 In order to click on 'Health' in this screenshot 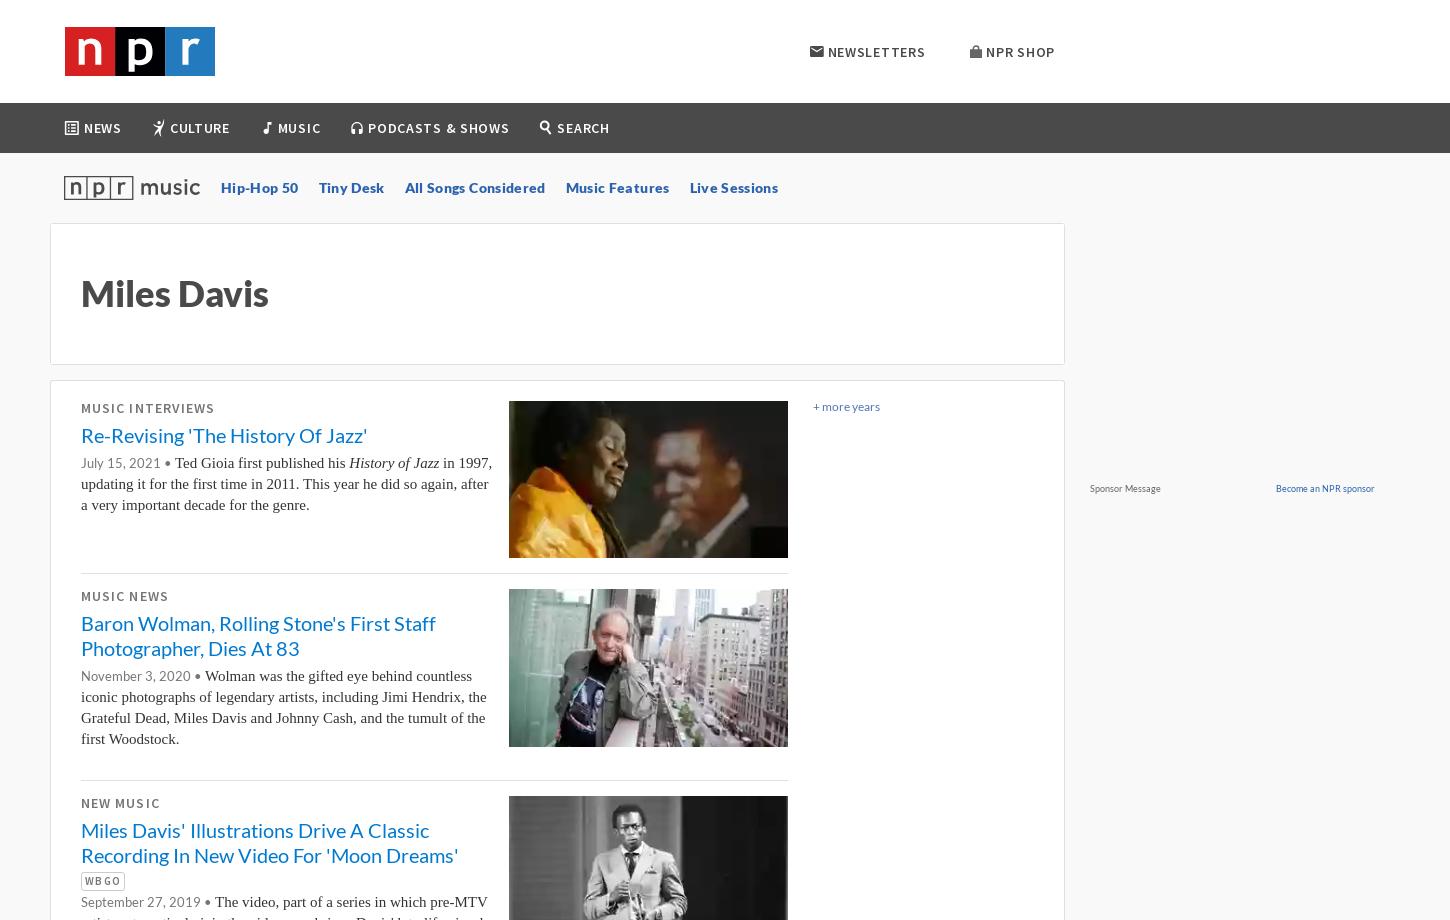, I will do `click(117, 282)`.